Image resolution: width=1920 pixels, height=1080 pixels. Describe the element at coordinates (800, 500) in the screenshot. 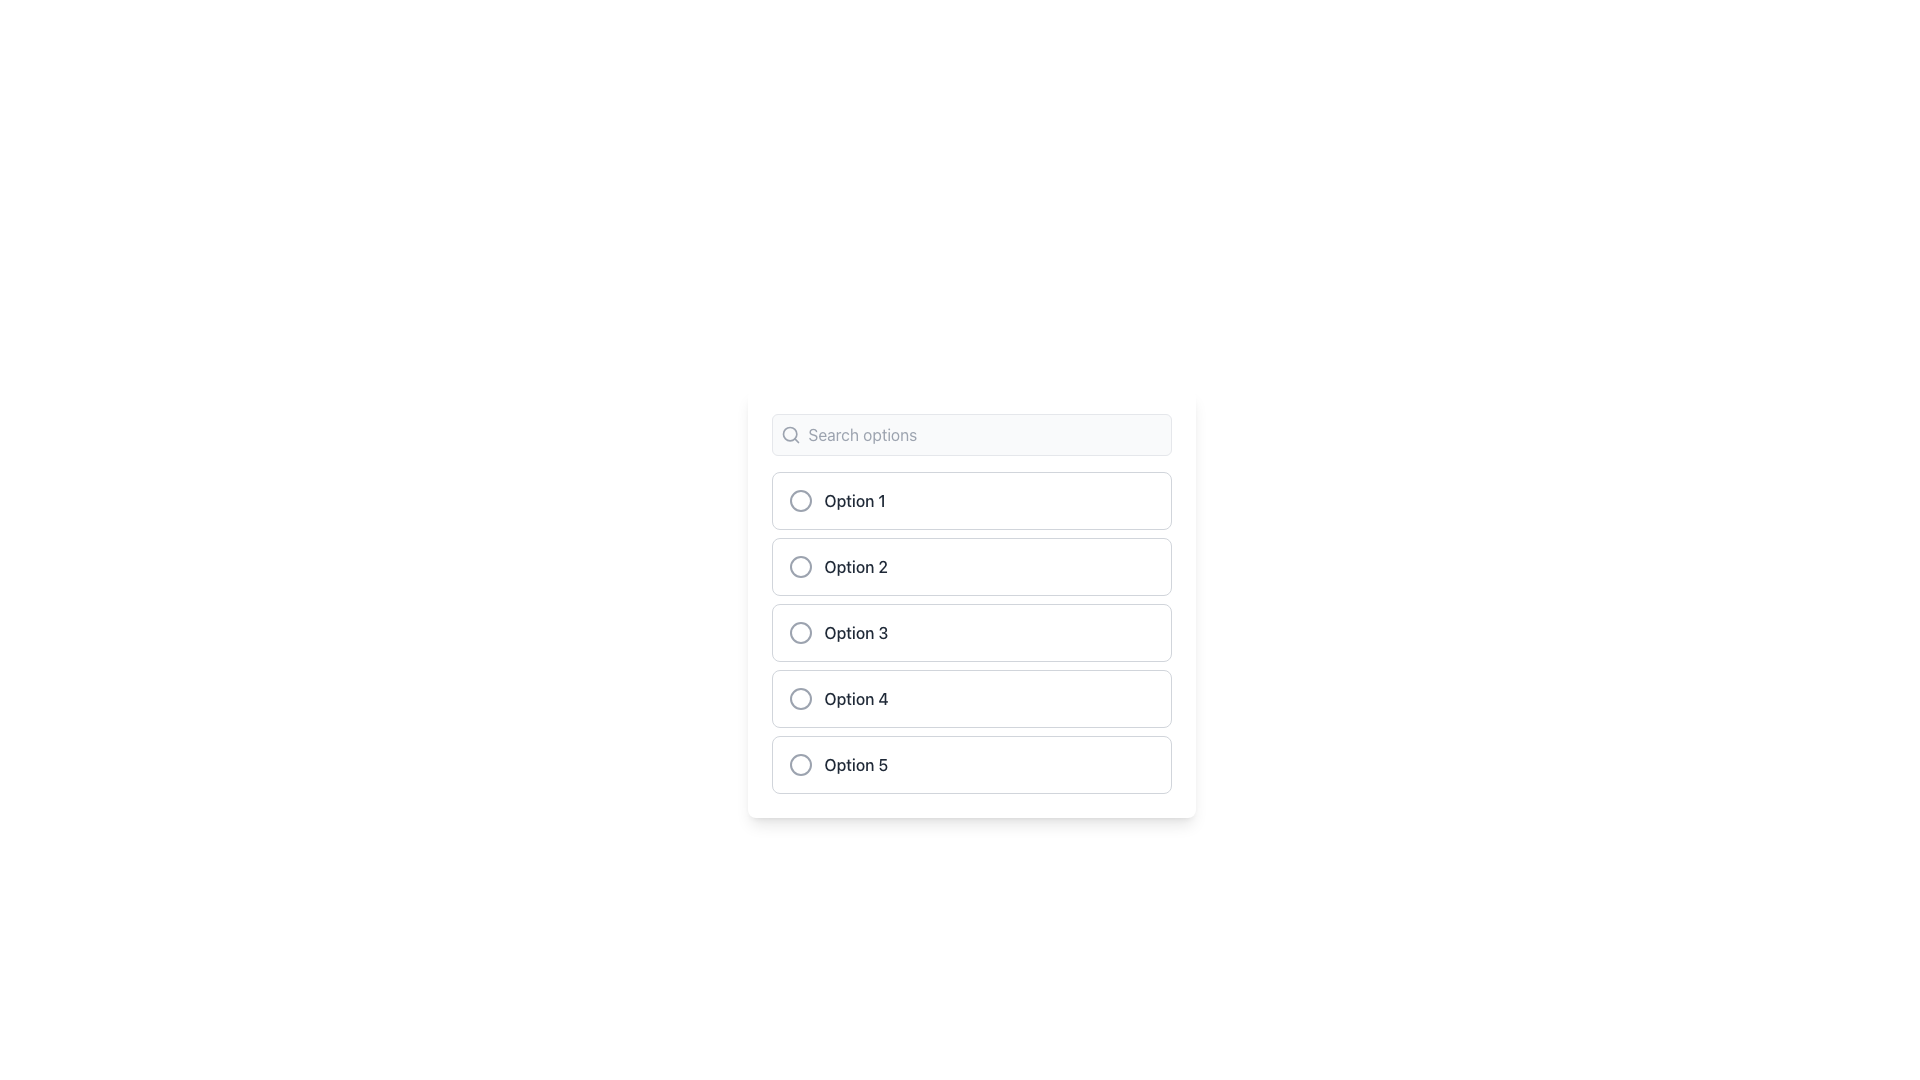

I see `the radio button located to the left of the text 'Option 1'` at that location.